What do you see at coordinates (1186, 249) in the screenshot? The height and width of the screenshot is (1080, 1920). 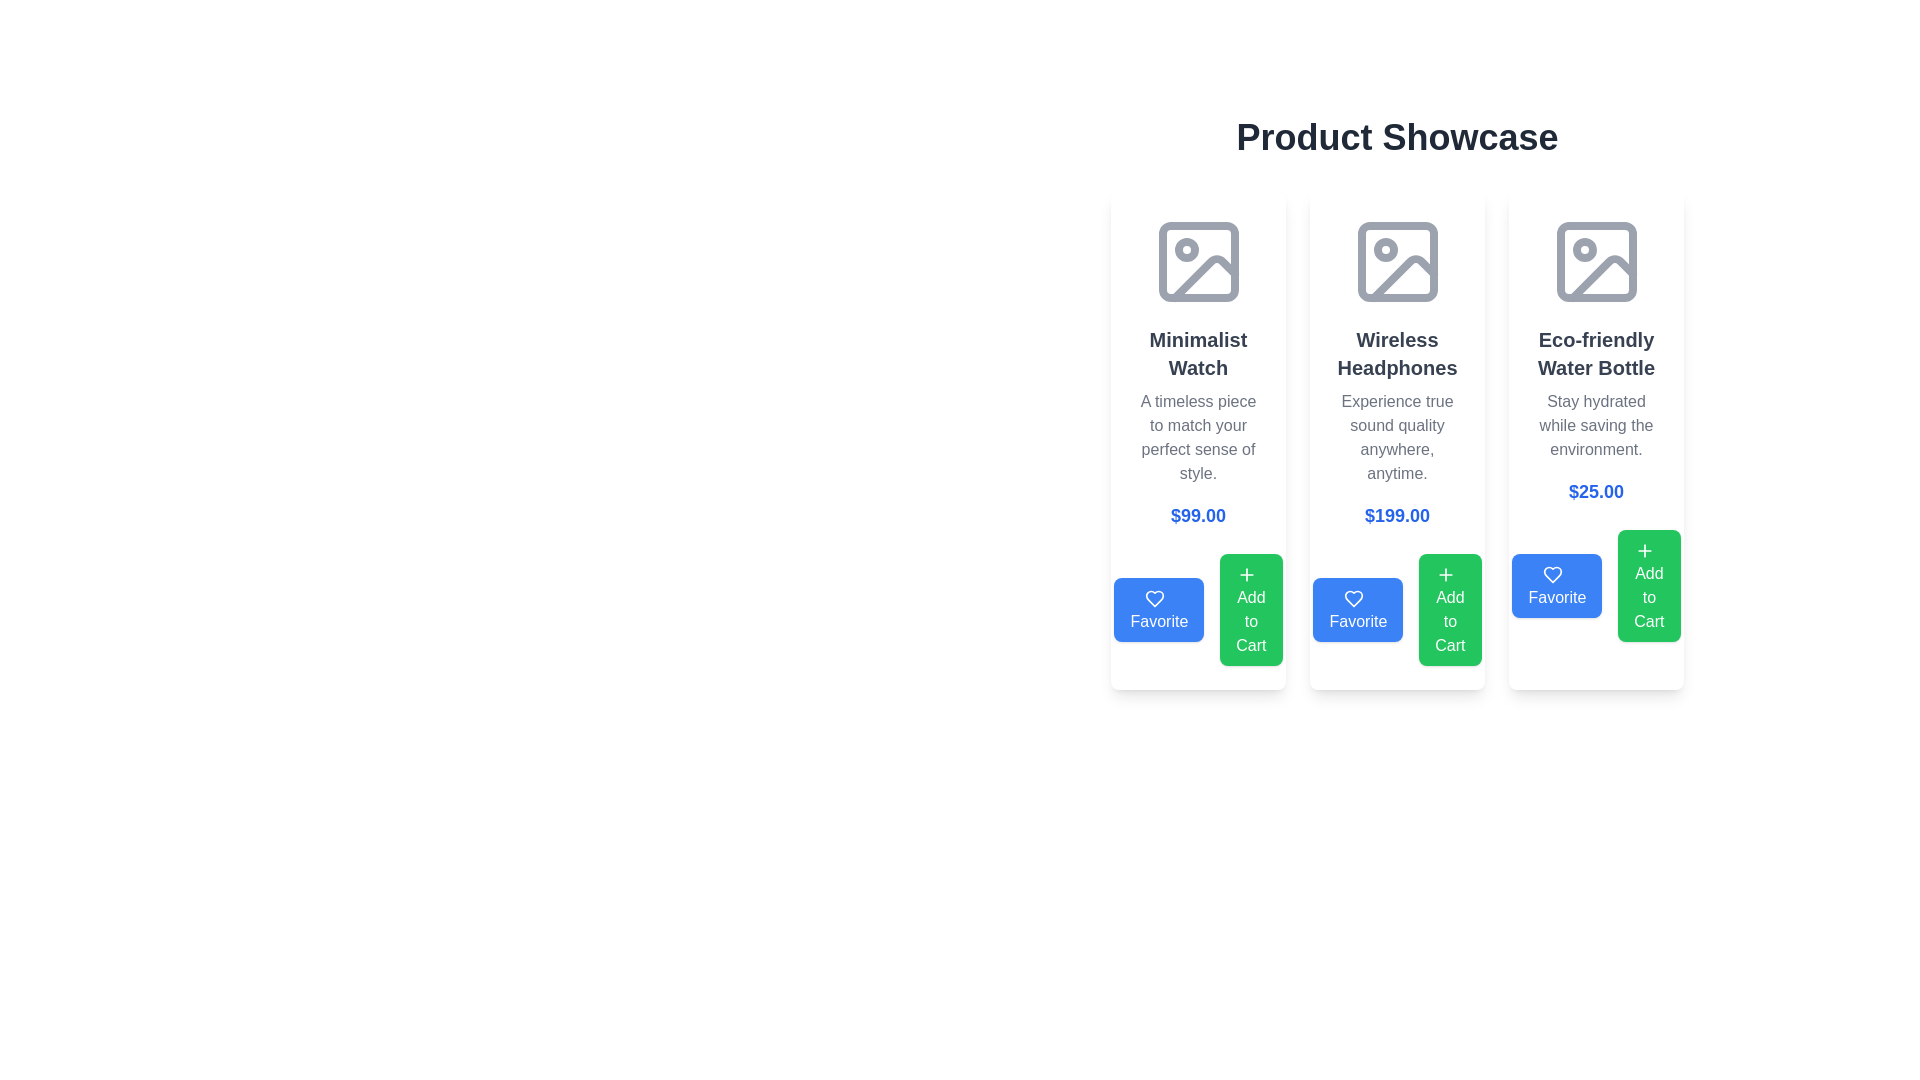 I see `the marker element located in the top-left section of the image placeholder within the 'Minimalist Watch' card` at bounding box center [1186, 249].